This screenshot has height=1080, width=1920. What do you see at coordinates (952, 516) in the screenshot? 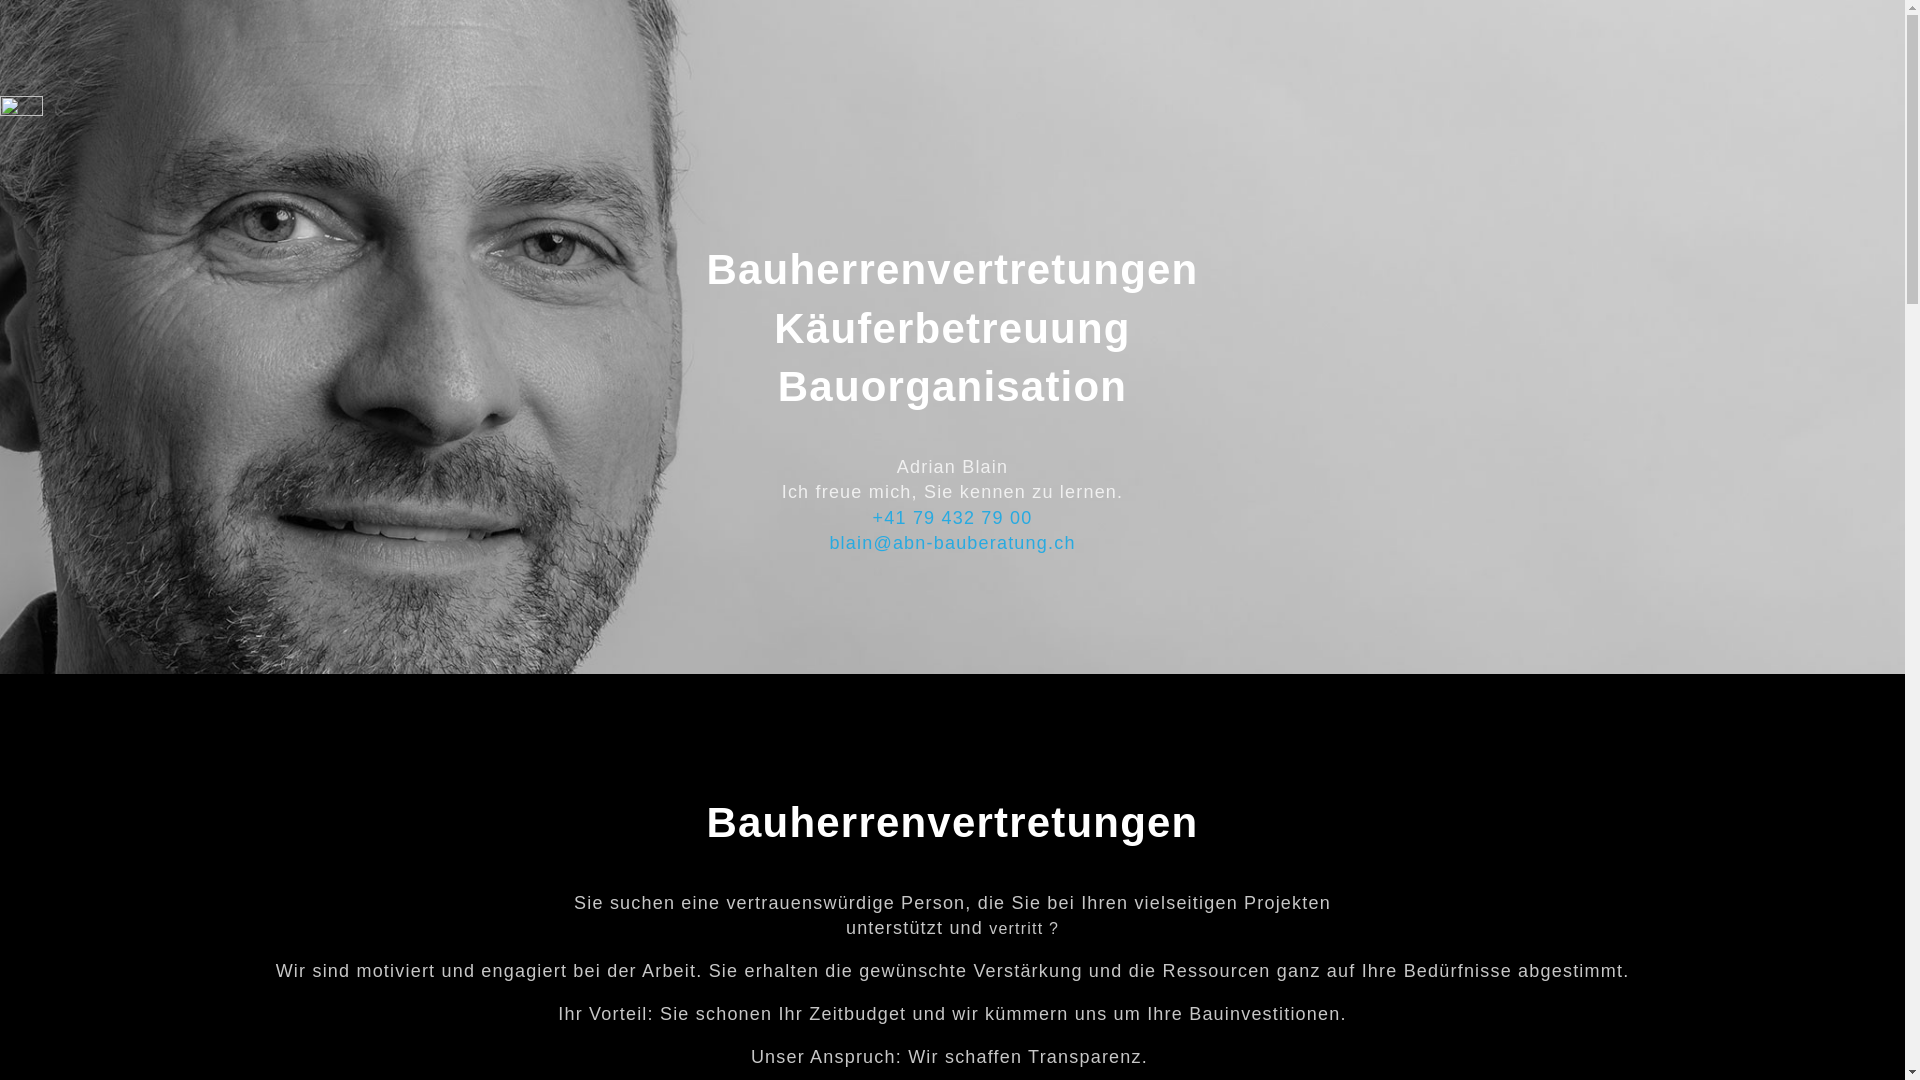
I see `'+41 79 432 79 00'` at bounding box center [952, 516].